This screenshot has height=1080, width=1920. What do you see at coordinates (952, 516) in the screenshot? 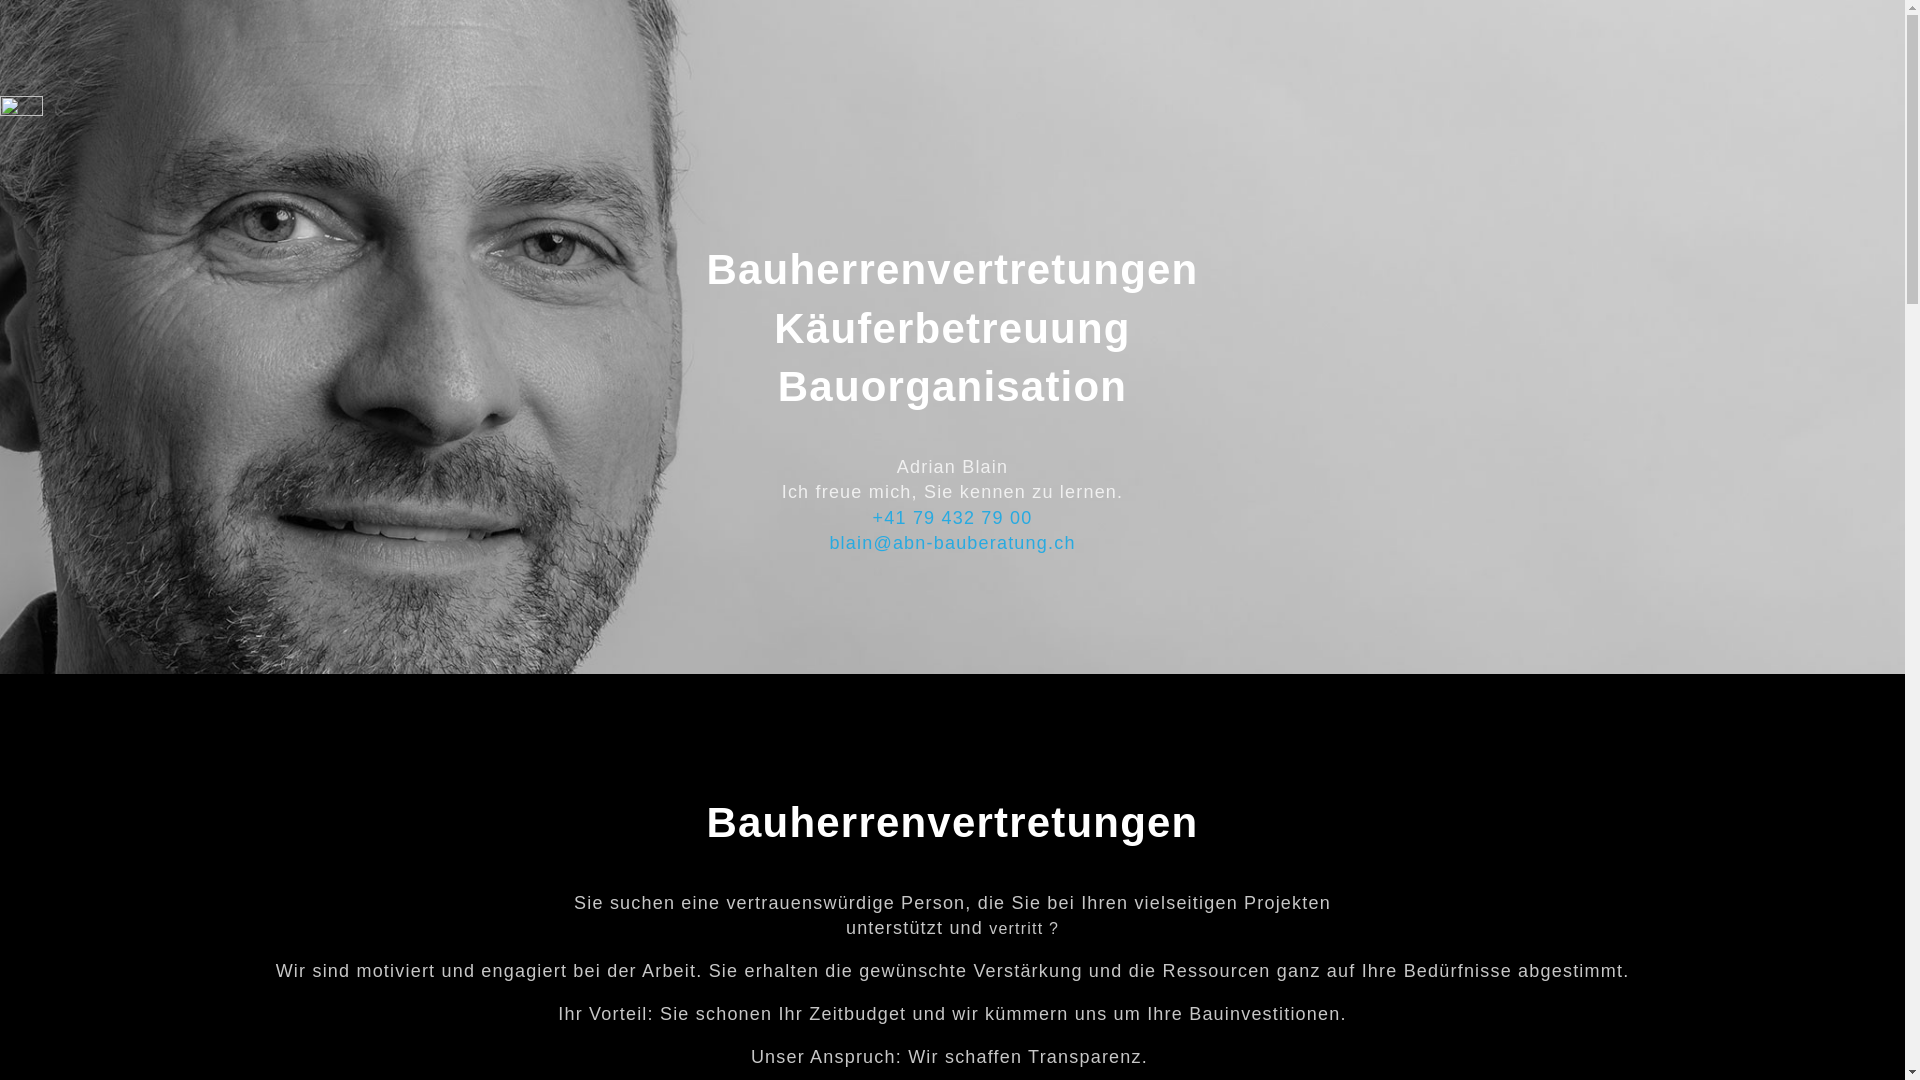
I see `'+41 79 432 79 00'` at bounding box center [952, 516].